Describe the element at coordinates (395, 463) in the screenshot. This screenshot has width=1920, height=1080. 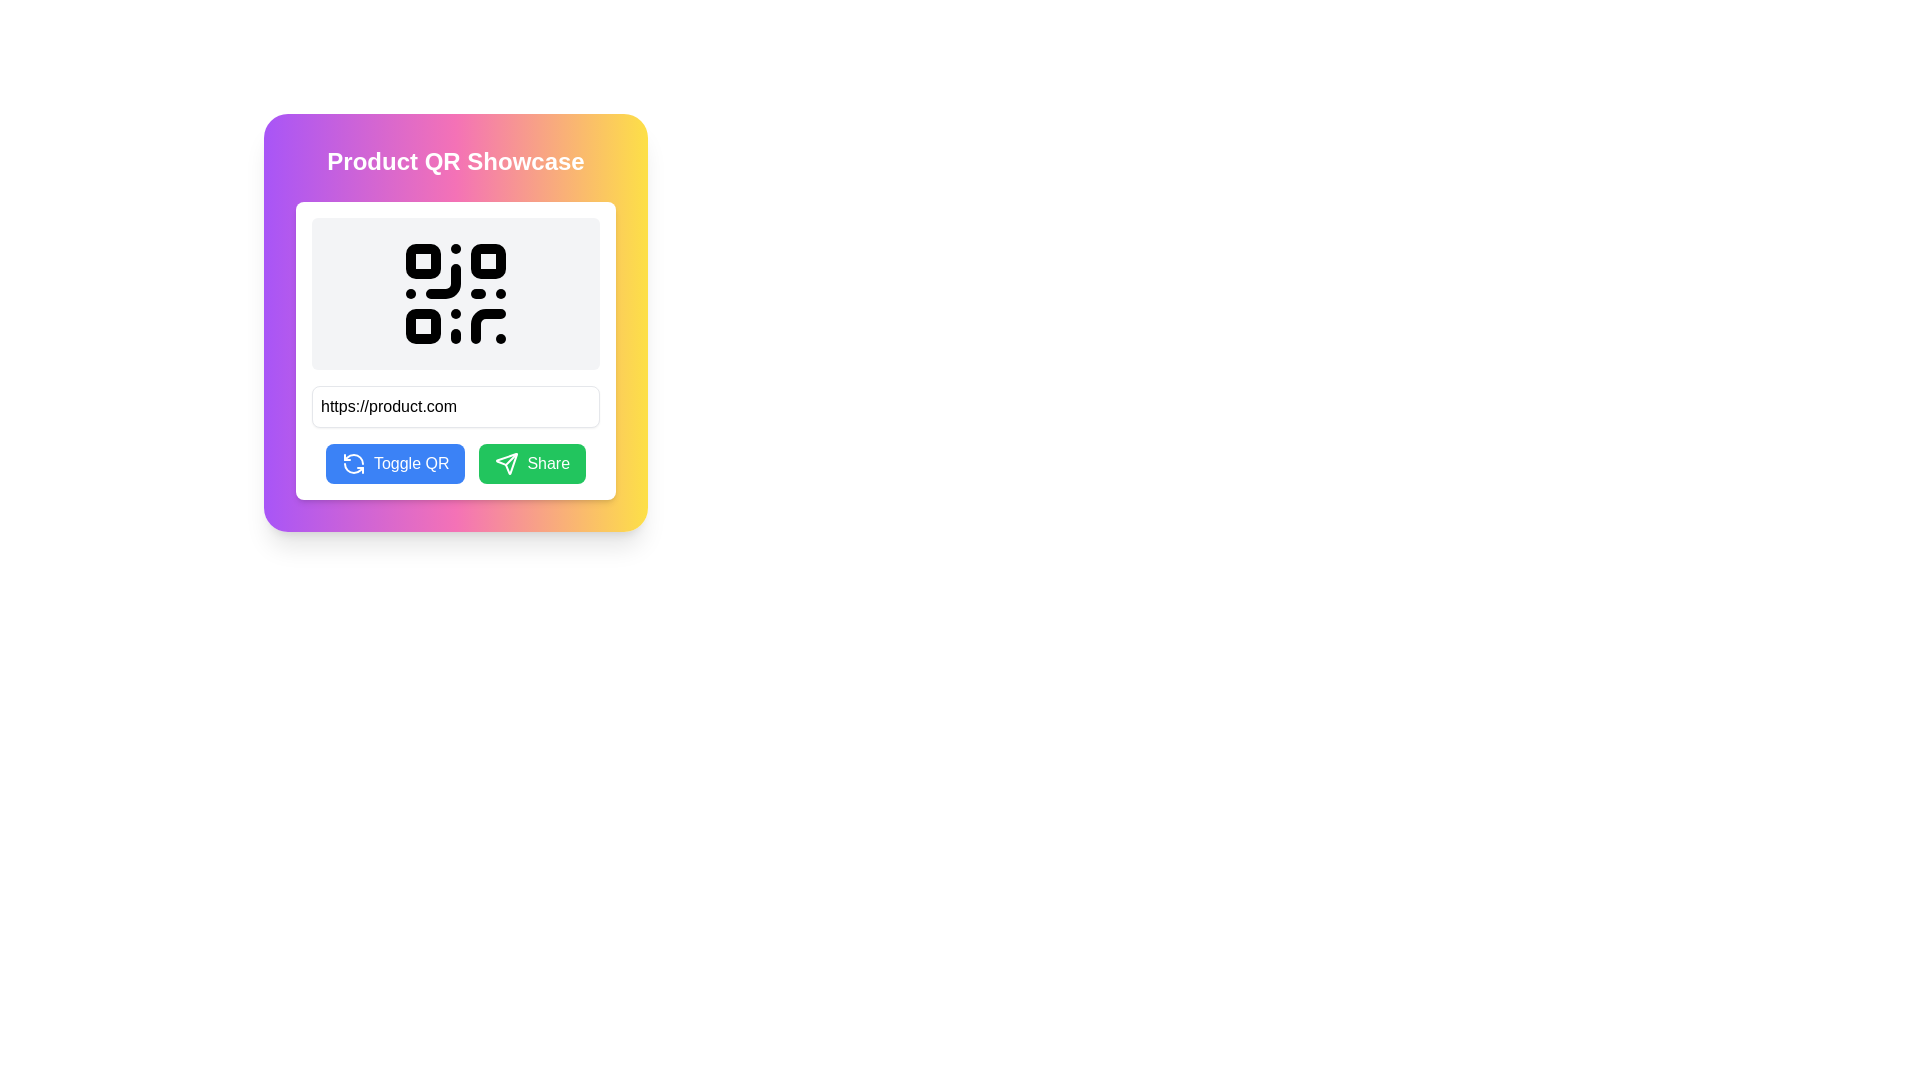
I see `the button located to the left of the 'Share' button in the lower section of the card interface to change its background color` at that location.